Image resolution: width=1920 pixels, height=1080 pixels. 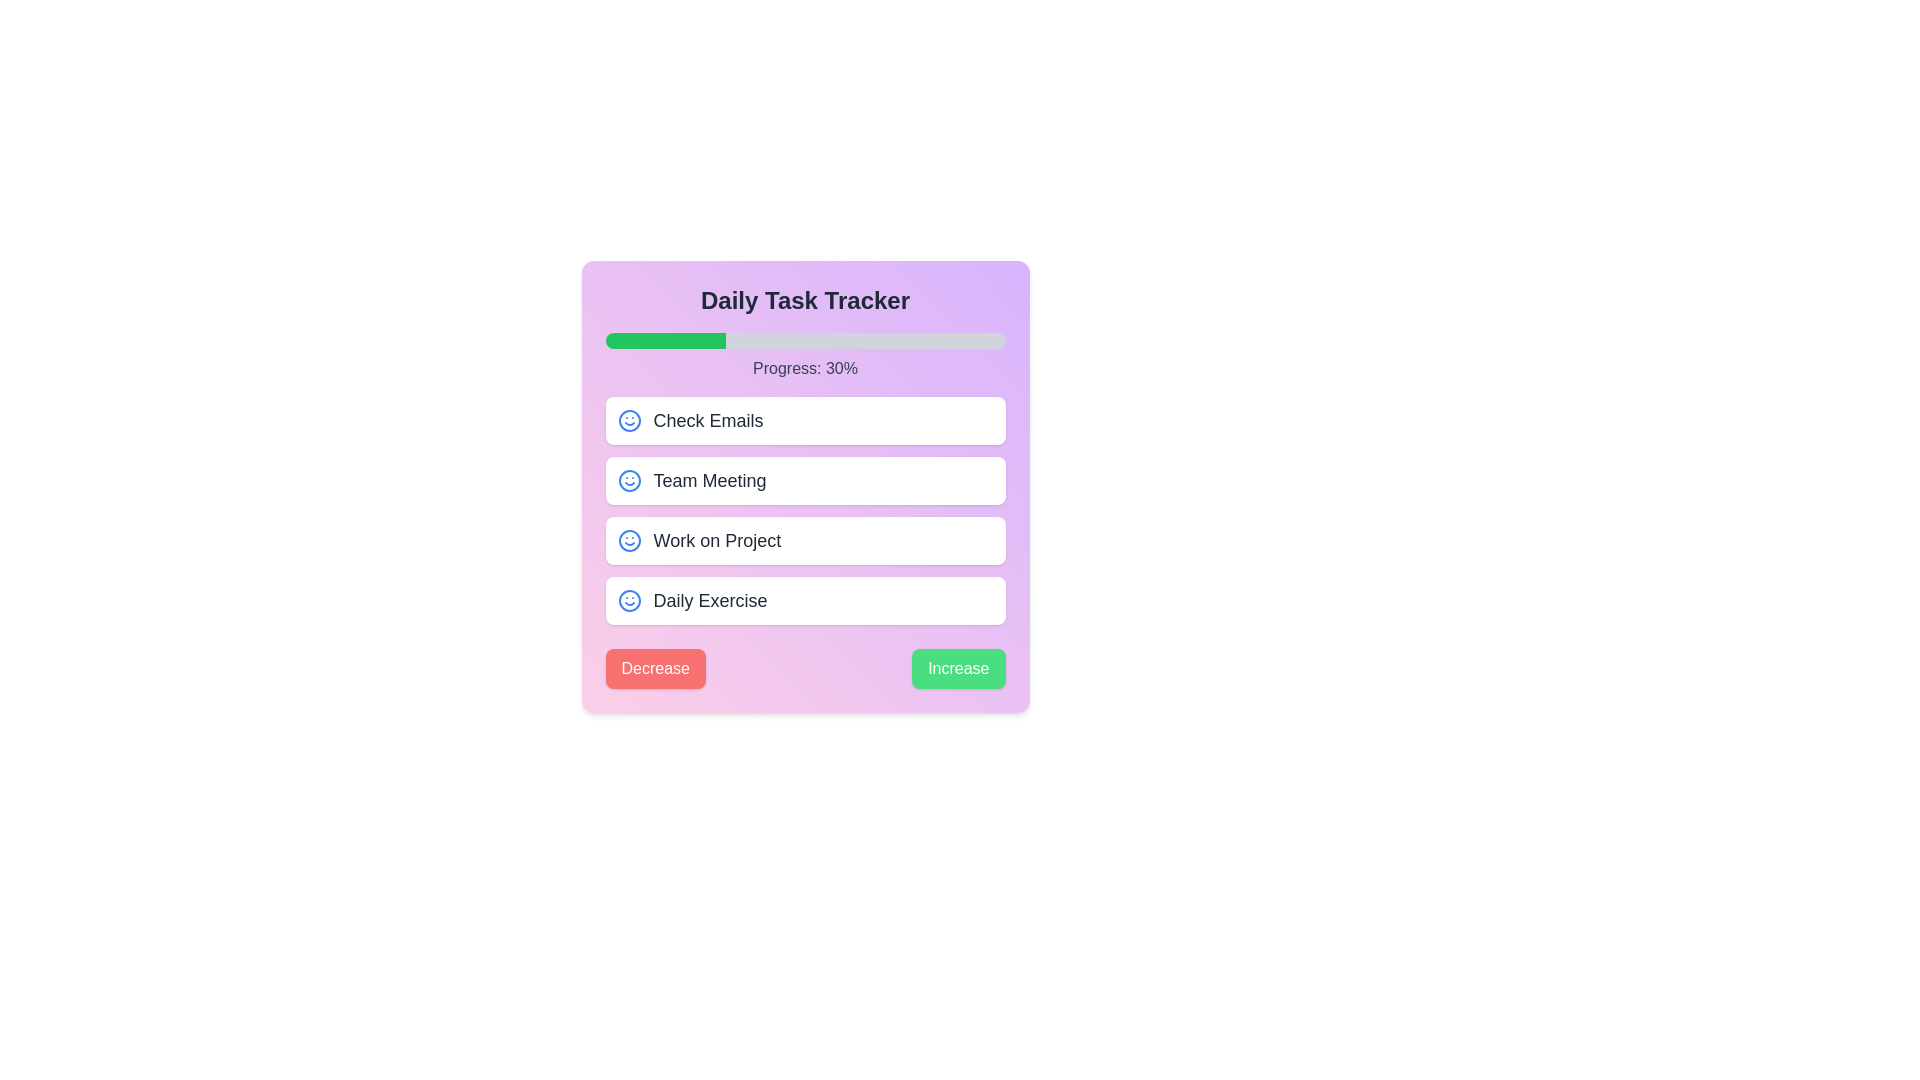 What do you see at coordinates (710, 481) in the screenshot?
I see `the text label describing the 'Team Meeting' task in the task tracker interface, which is located in the second row of the task list, to the right of a small smiley face icon` at bounding box center [710, 481].